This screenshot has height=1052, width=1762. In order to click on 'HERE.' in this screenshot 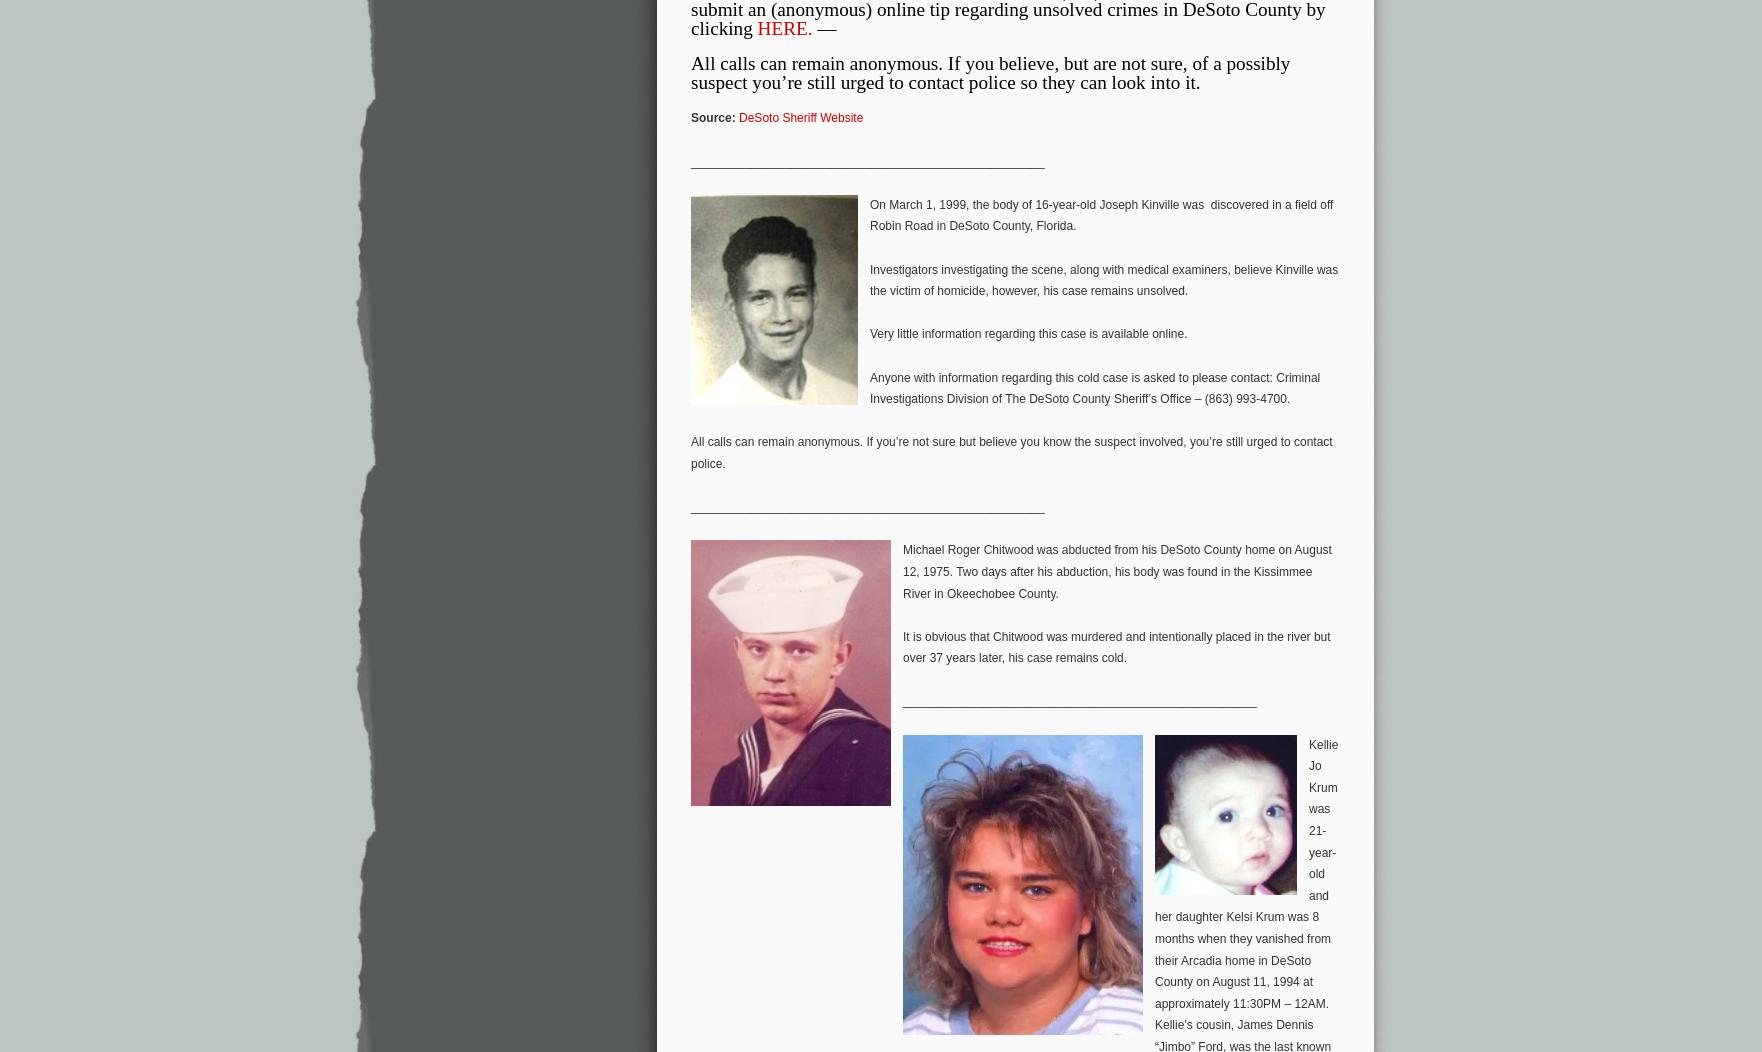, I will do `click(783, 27)`.